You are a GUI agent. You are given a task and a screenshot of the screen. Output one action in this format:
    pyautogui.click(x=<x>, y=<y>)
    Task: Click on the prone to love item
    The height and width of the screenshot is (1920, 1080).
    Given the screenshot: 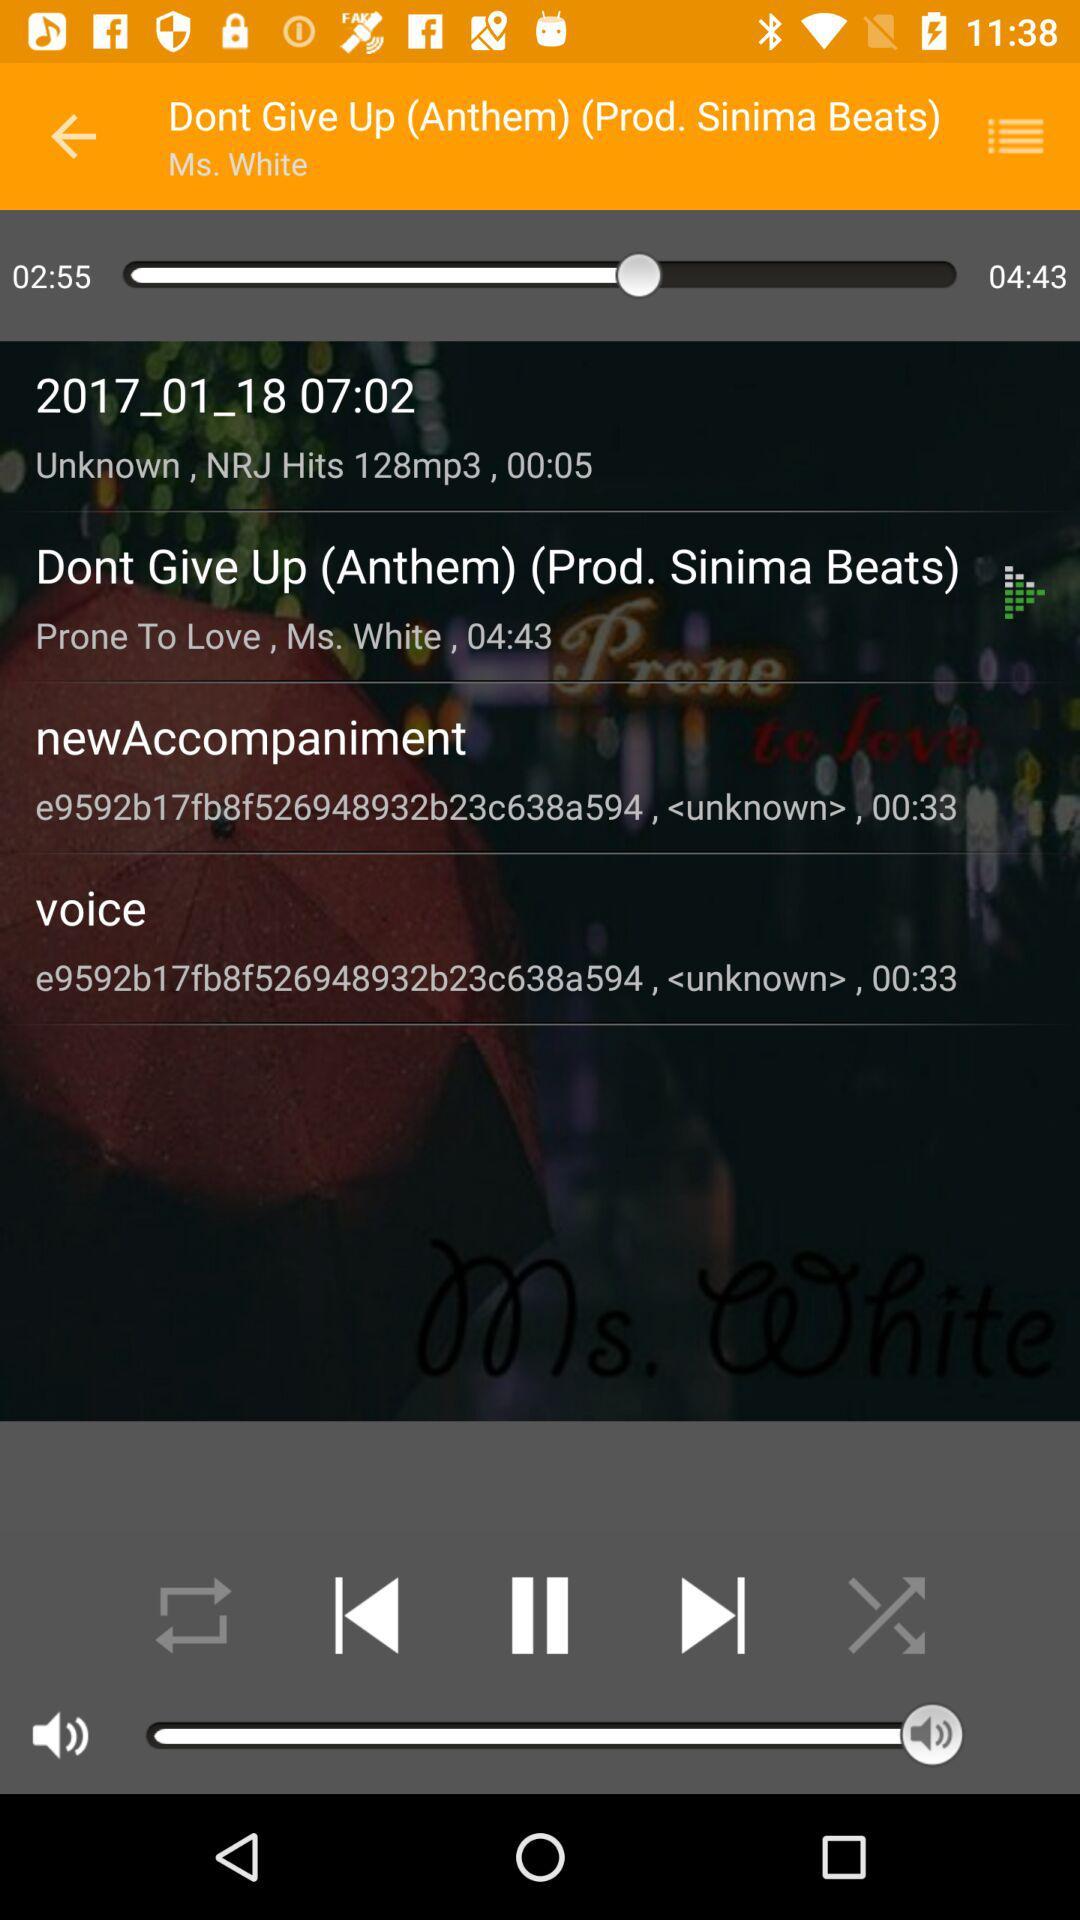 What is the action you would take?
    pyautogui.click(x=519, y=633)
    